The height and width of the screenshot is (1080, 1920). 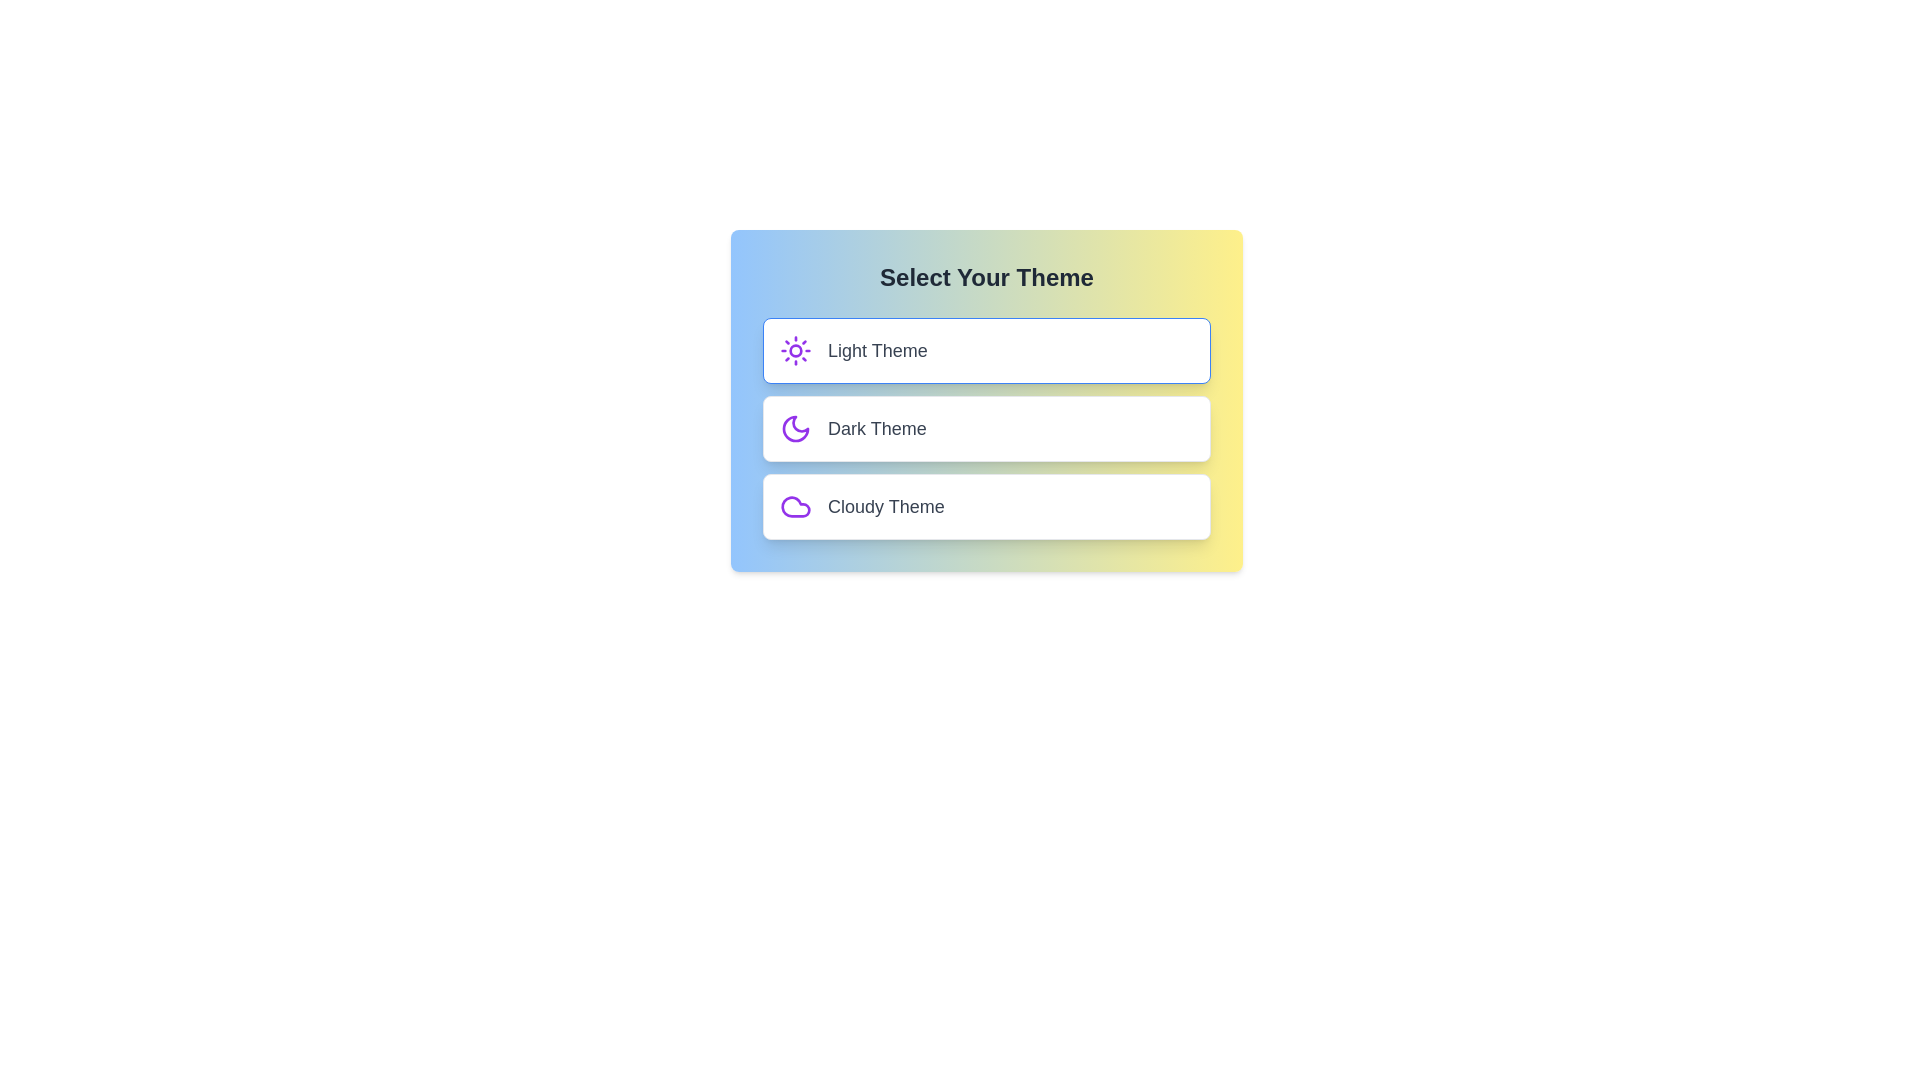 What do you see at coordinates (877, 427) in the screenshot?
I see `the 'Dark Theme' text label, which is styled with a medium-sized gray font and is located within the second theme selection card under 'Select Your Theme', to the right of the moon-shaped icon` at bounding box center [877, 427].